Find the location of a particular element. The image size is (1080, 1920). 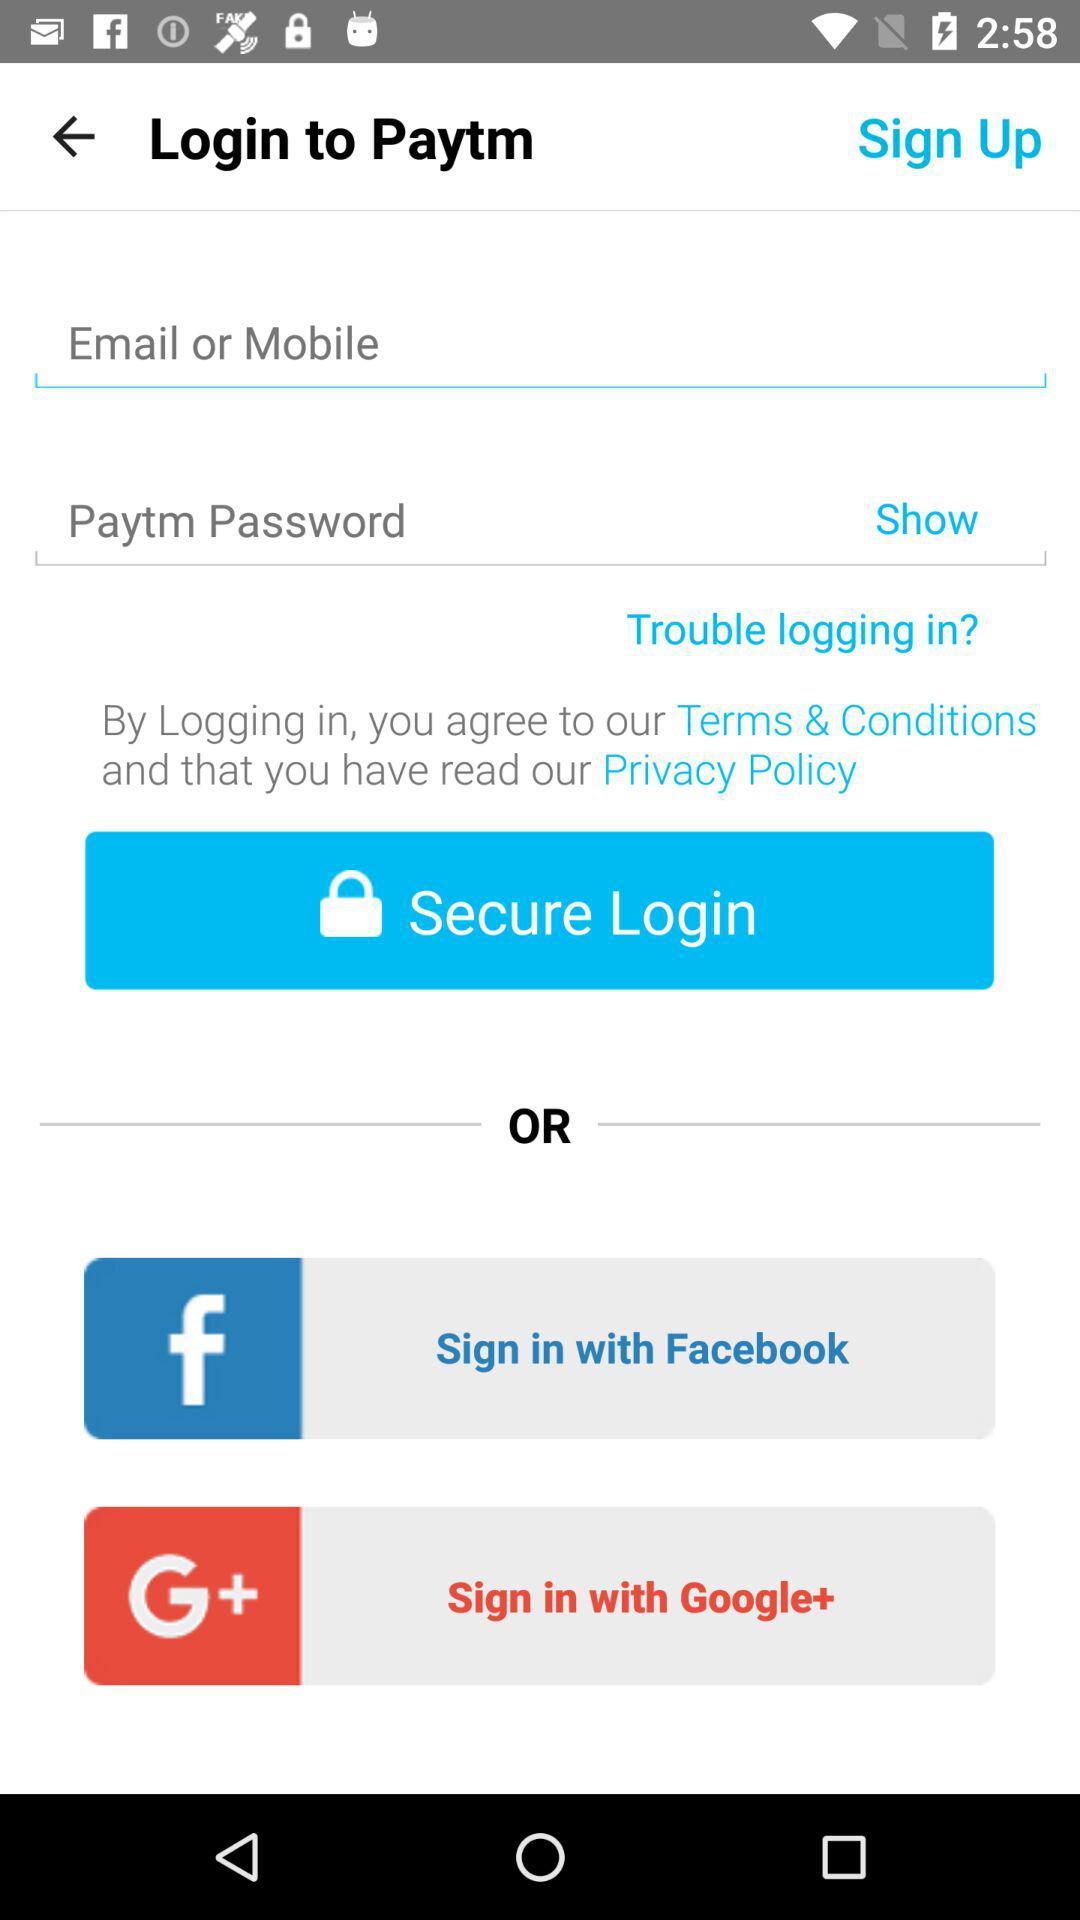

item next to the show item is located at coordinates (454, 467).